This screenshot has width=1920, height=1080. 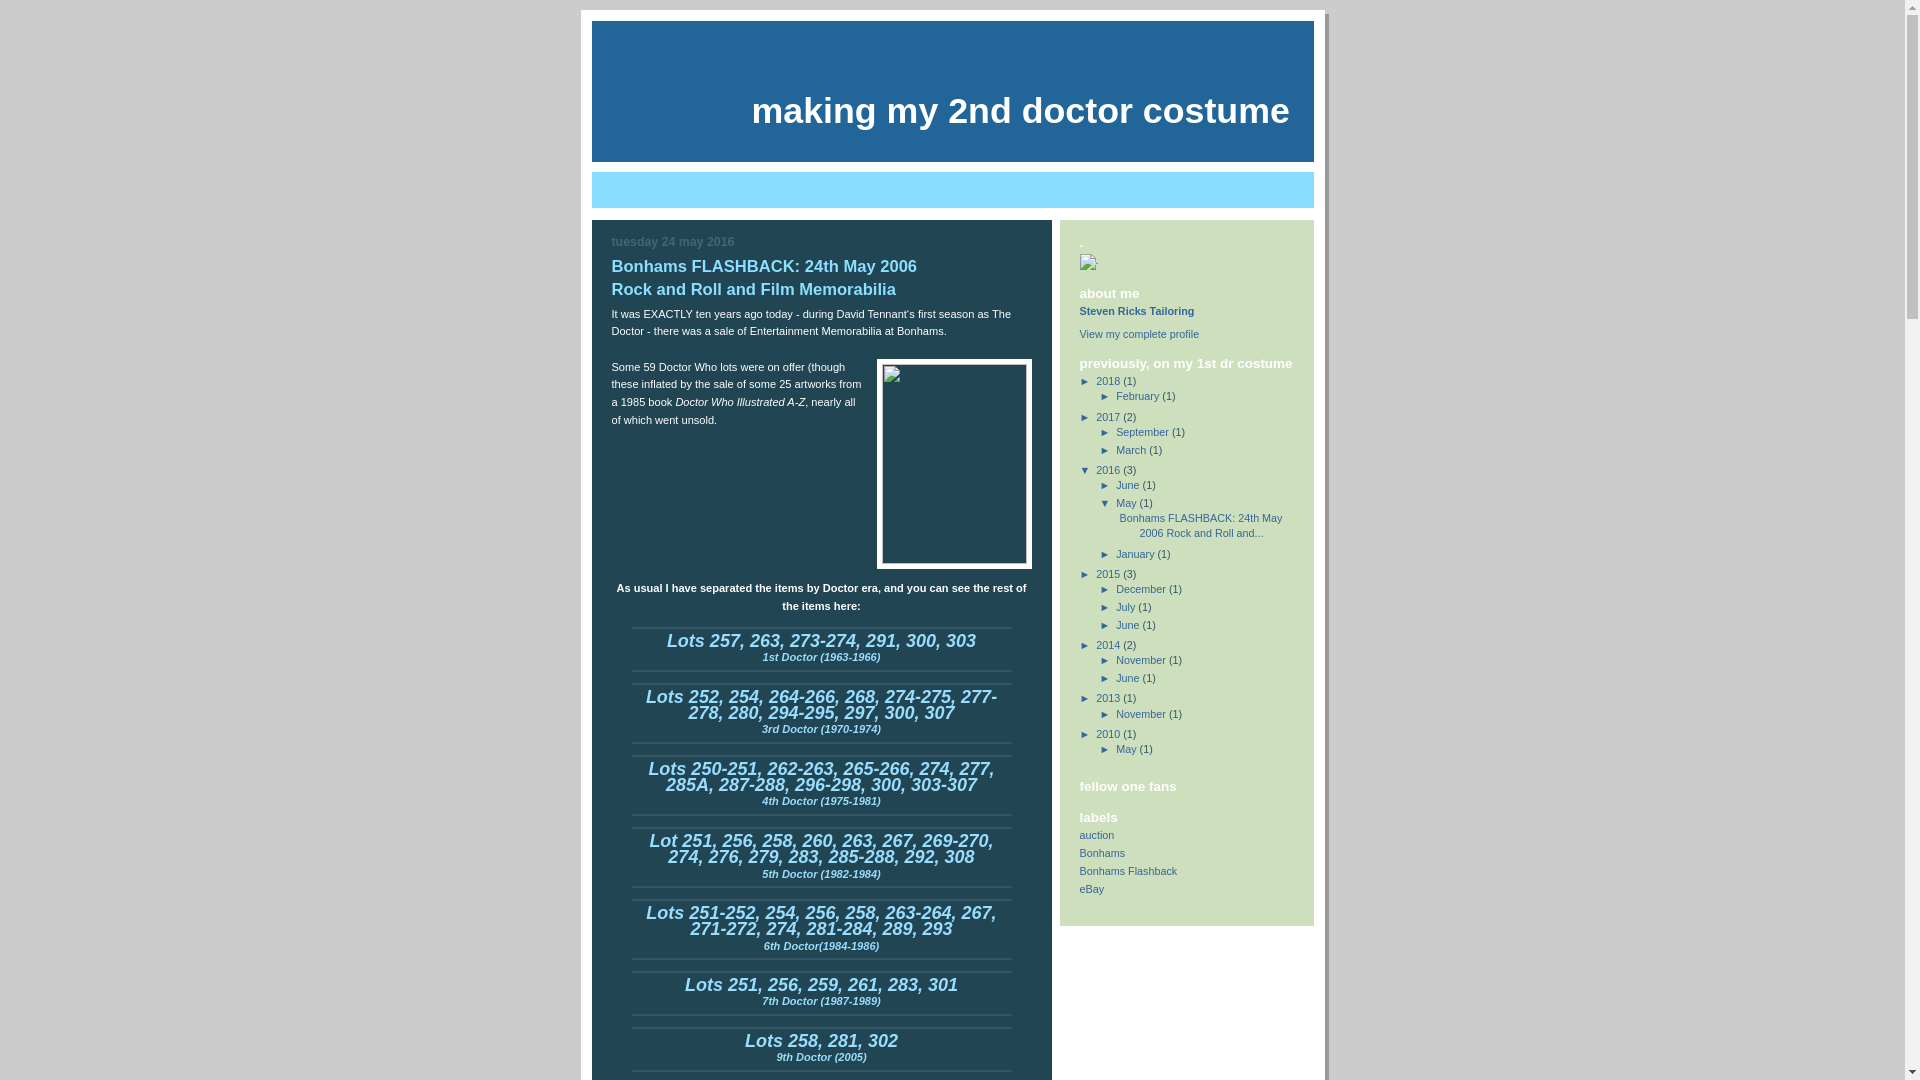 What do you see at coordinates (1136, 554) in the screenshot?
I see `'January'` at bounding box center [1136, 554].